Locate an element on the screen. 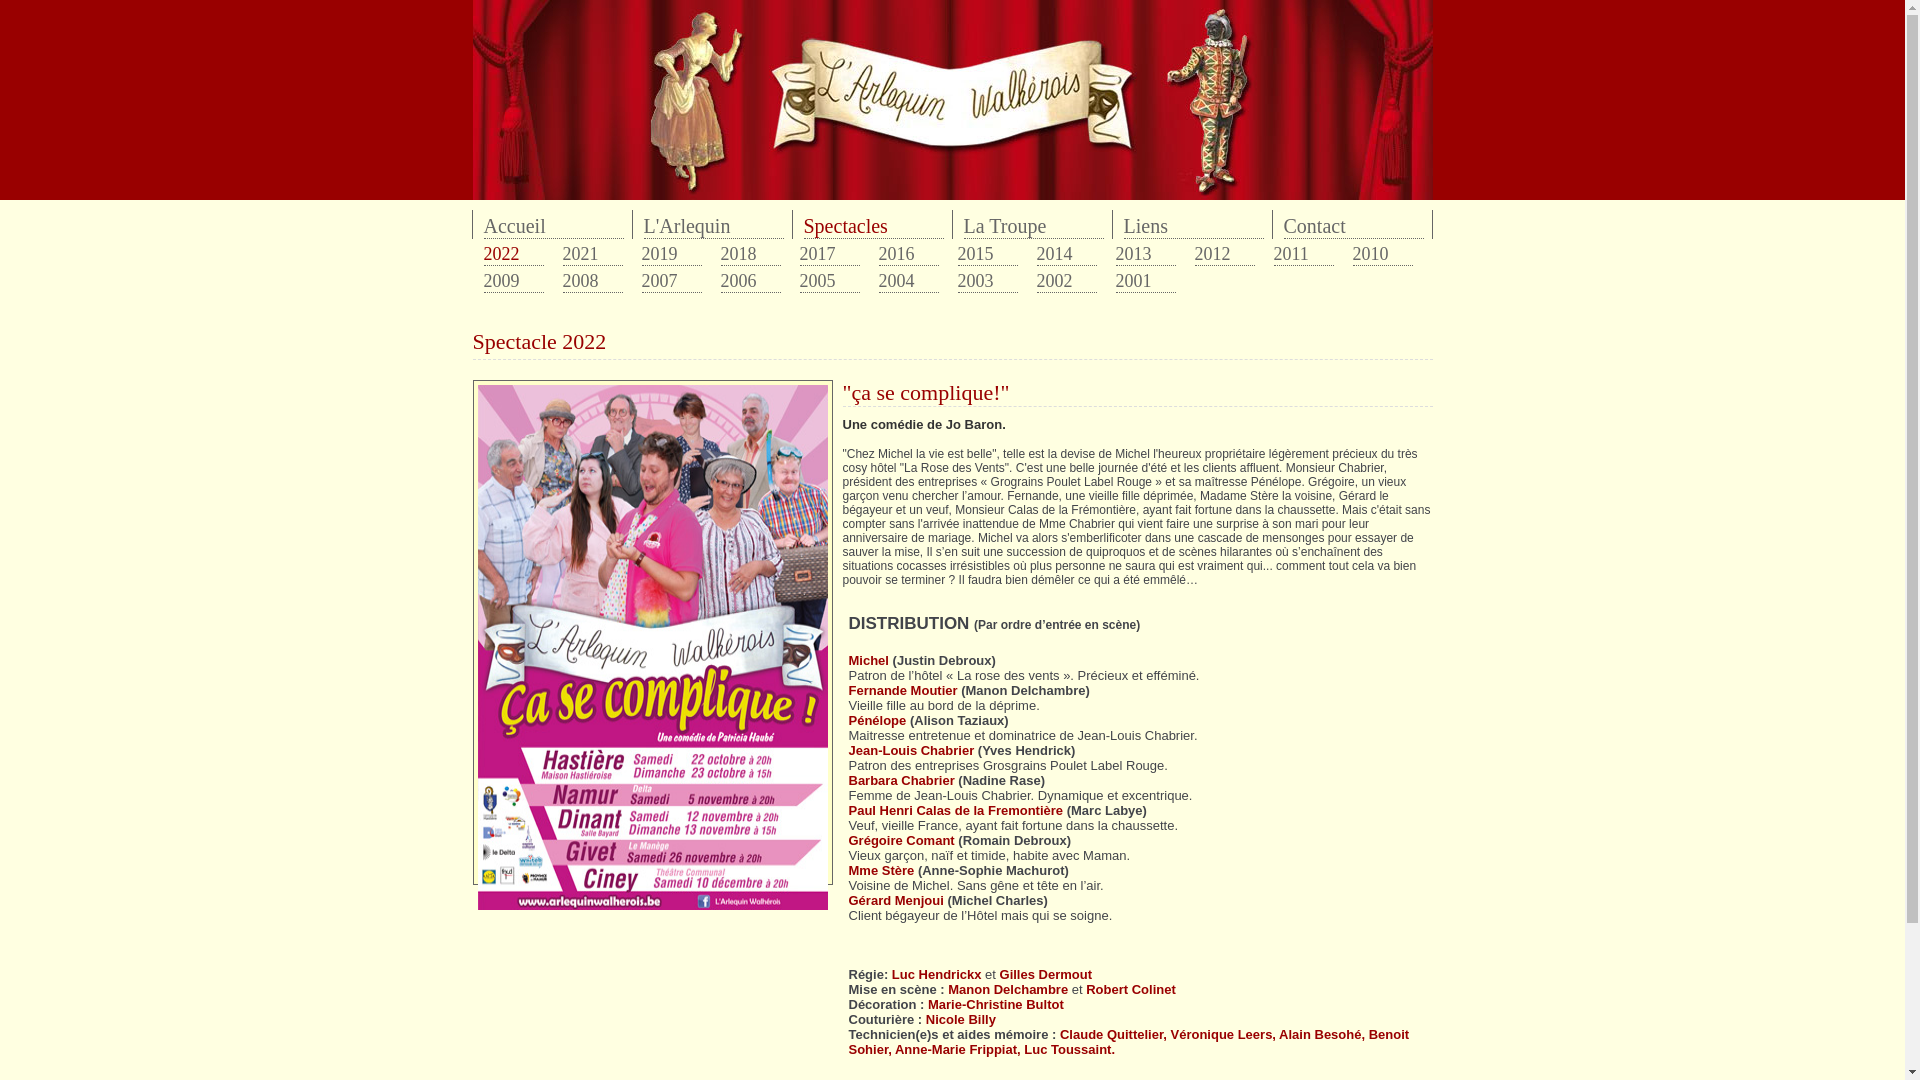 The height and width of the screenshot is (1080, 1920). '2004' is located at coordinates (878, 281).